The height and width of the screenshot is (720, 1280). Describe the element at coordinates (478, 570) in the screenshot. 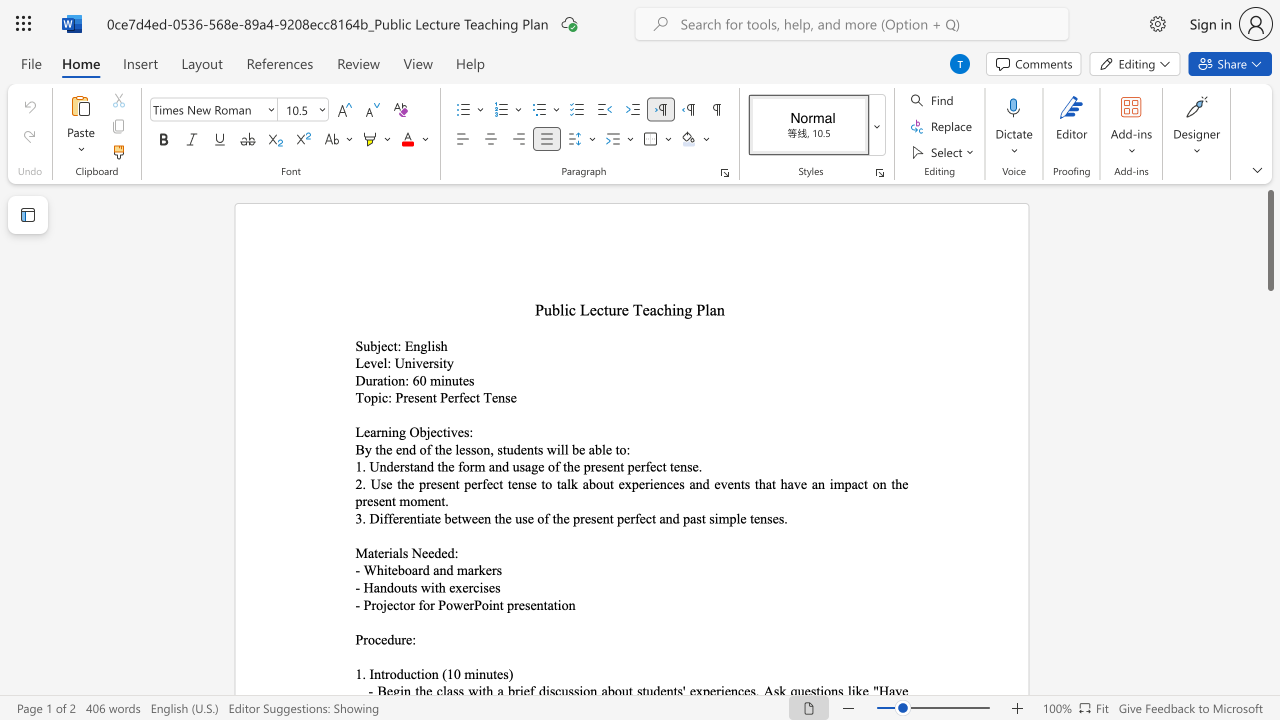

I see `the space between the continuous character "r" and "k" in the text` at that location.